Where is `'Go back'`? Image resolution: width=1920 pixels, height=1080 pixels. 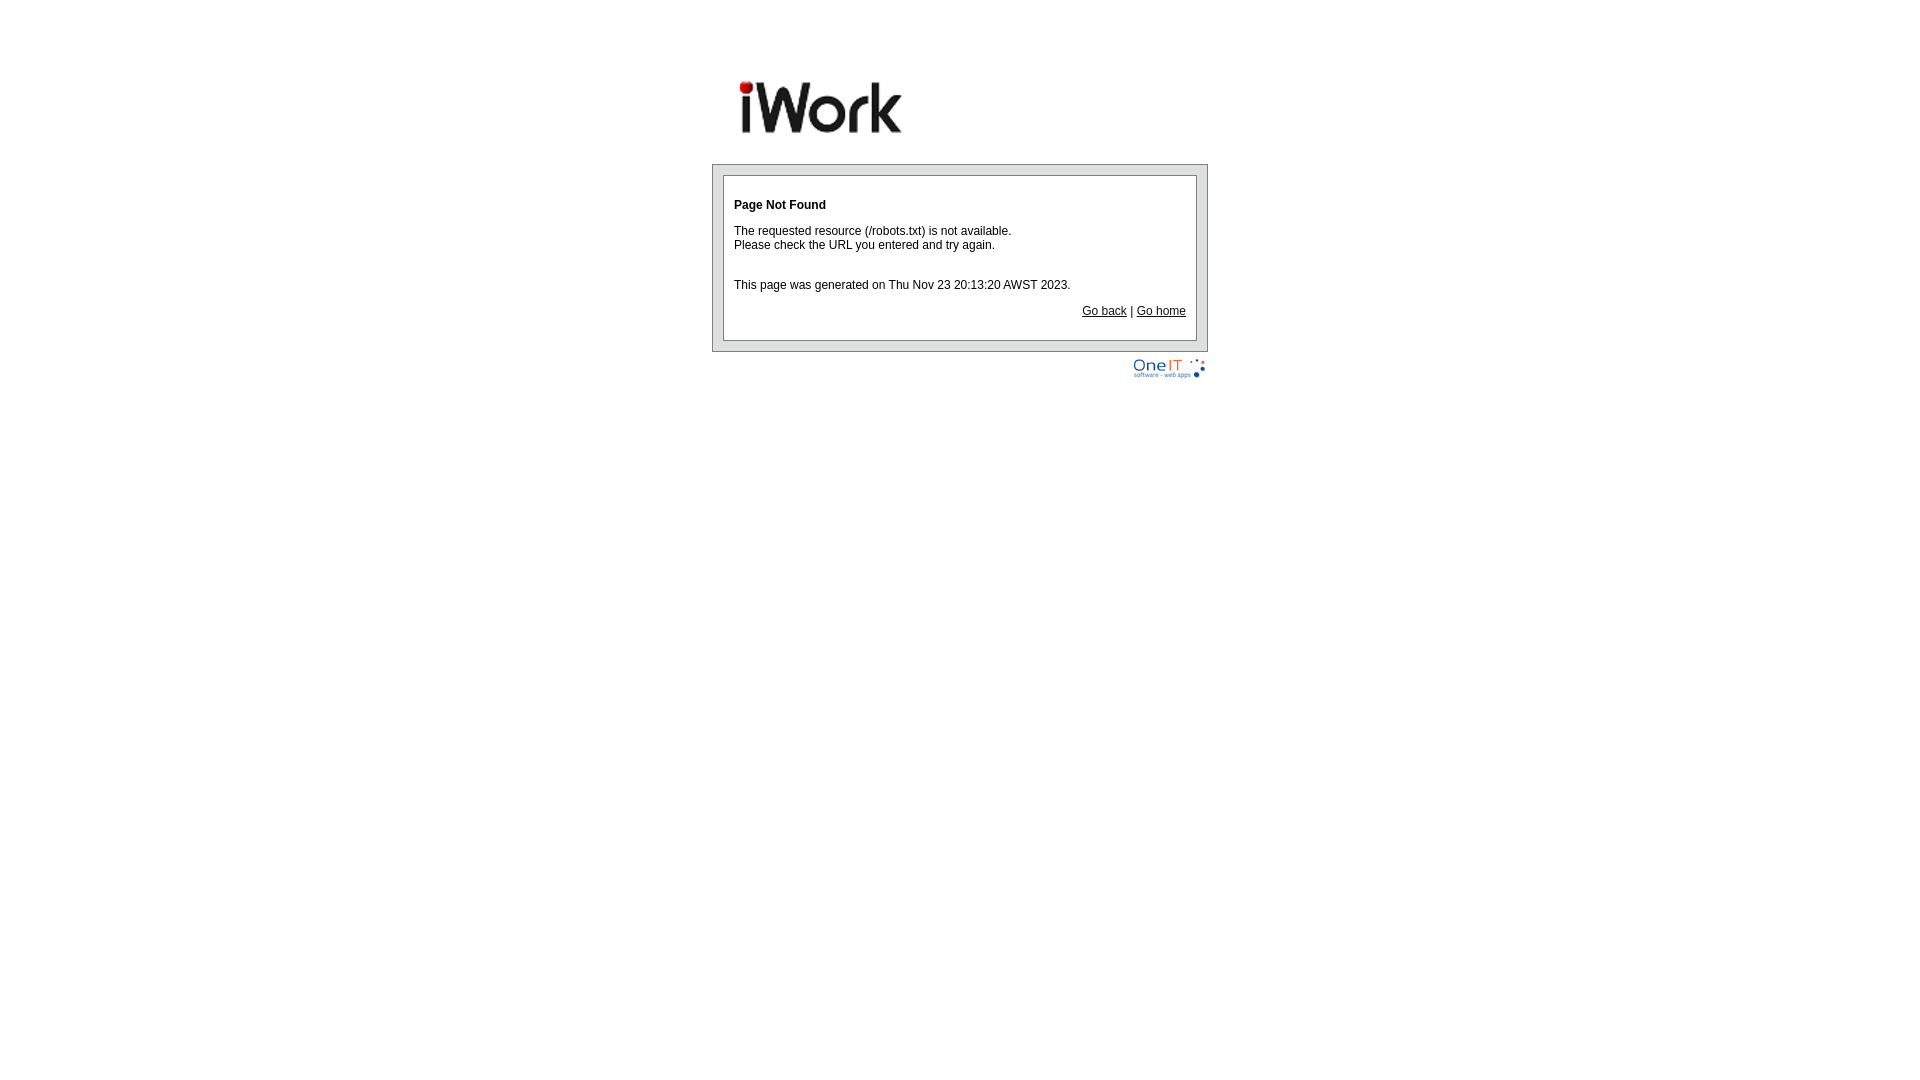 'Go back' is located at coordinates (1103, 311).